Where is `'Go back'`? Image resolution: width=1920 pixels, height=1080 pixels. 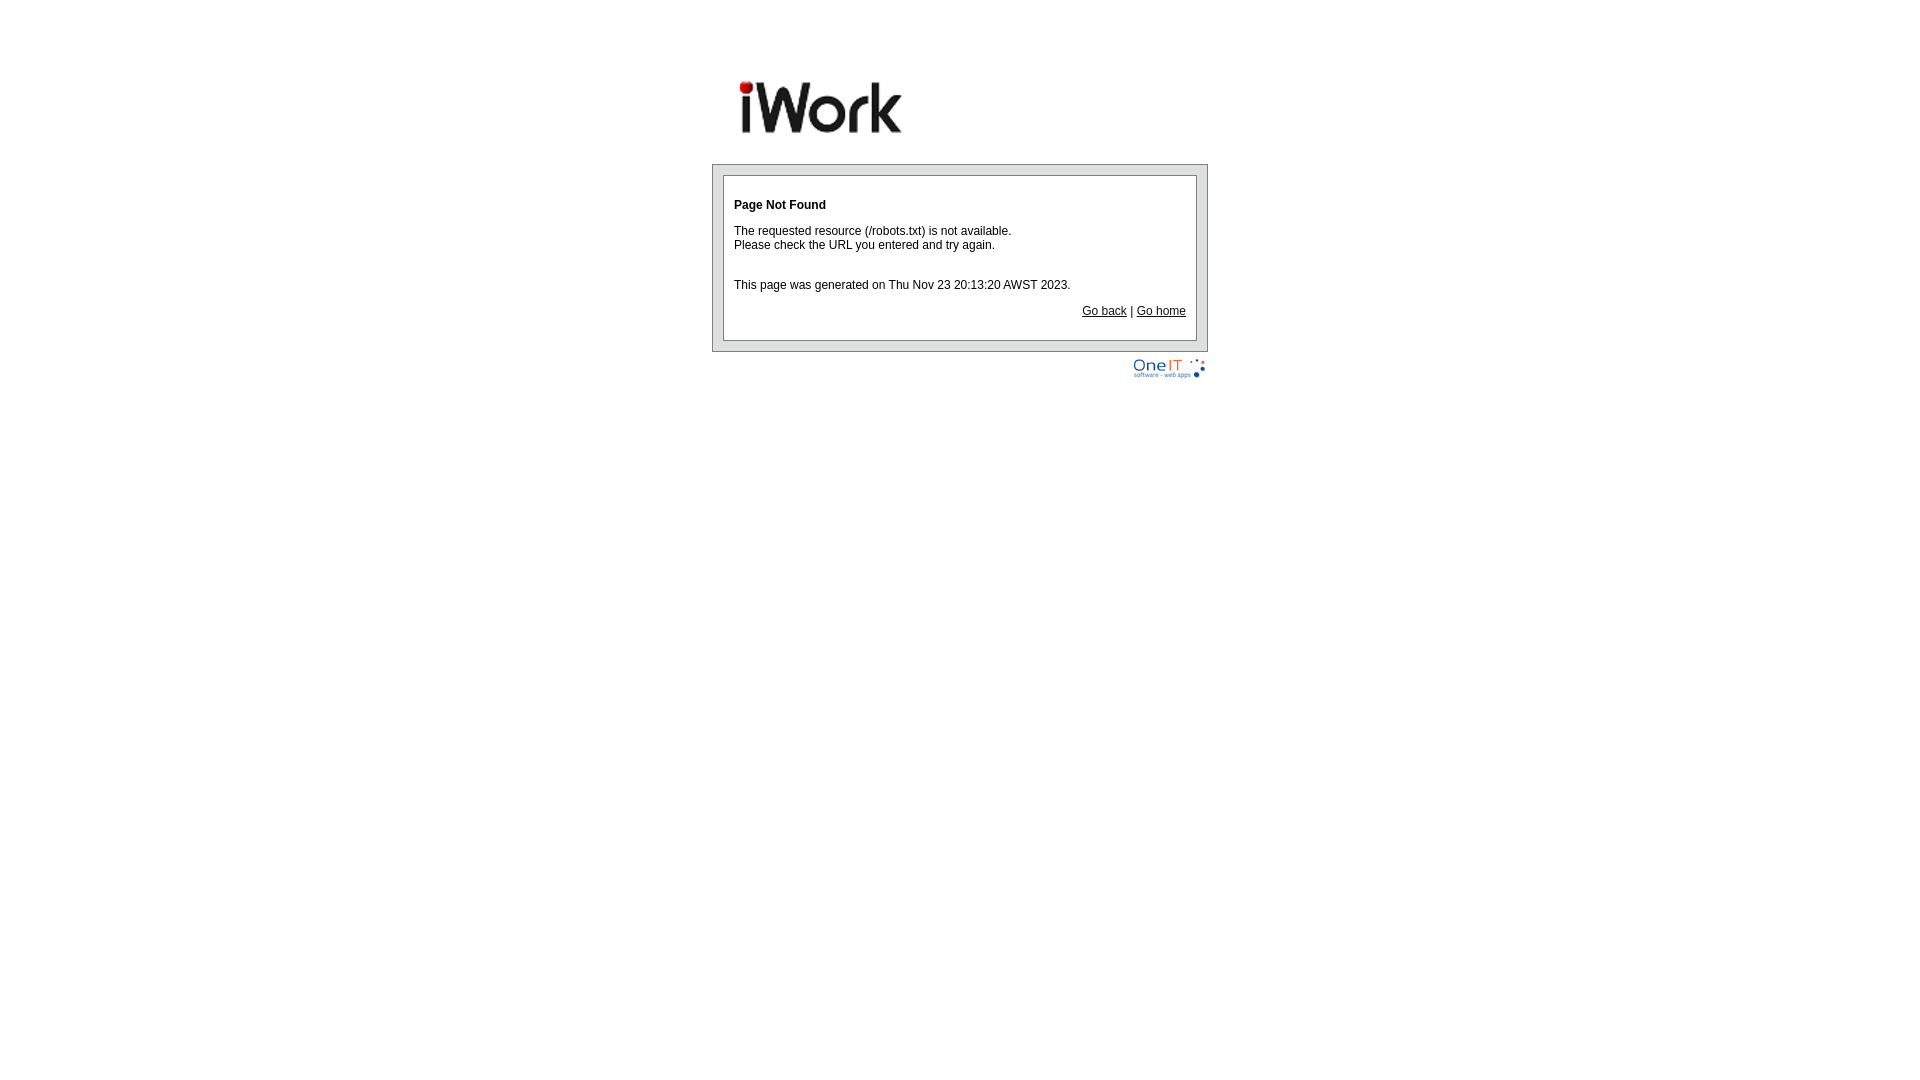 'Go back' is located at coordinates (1103, 311).